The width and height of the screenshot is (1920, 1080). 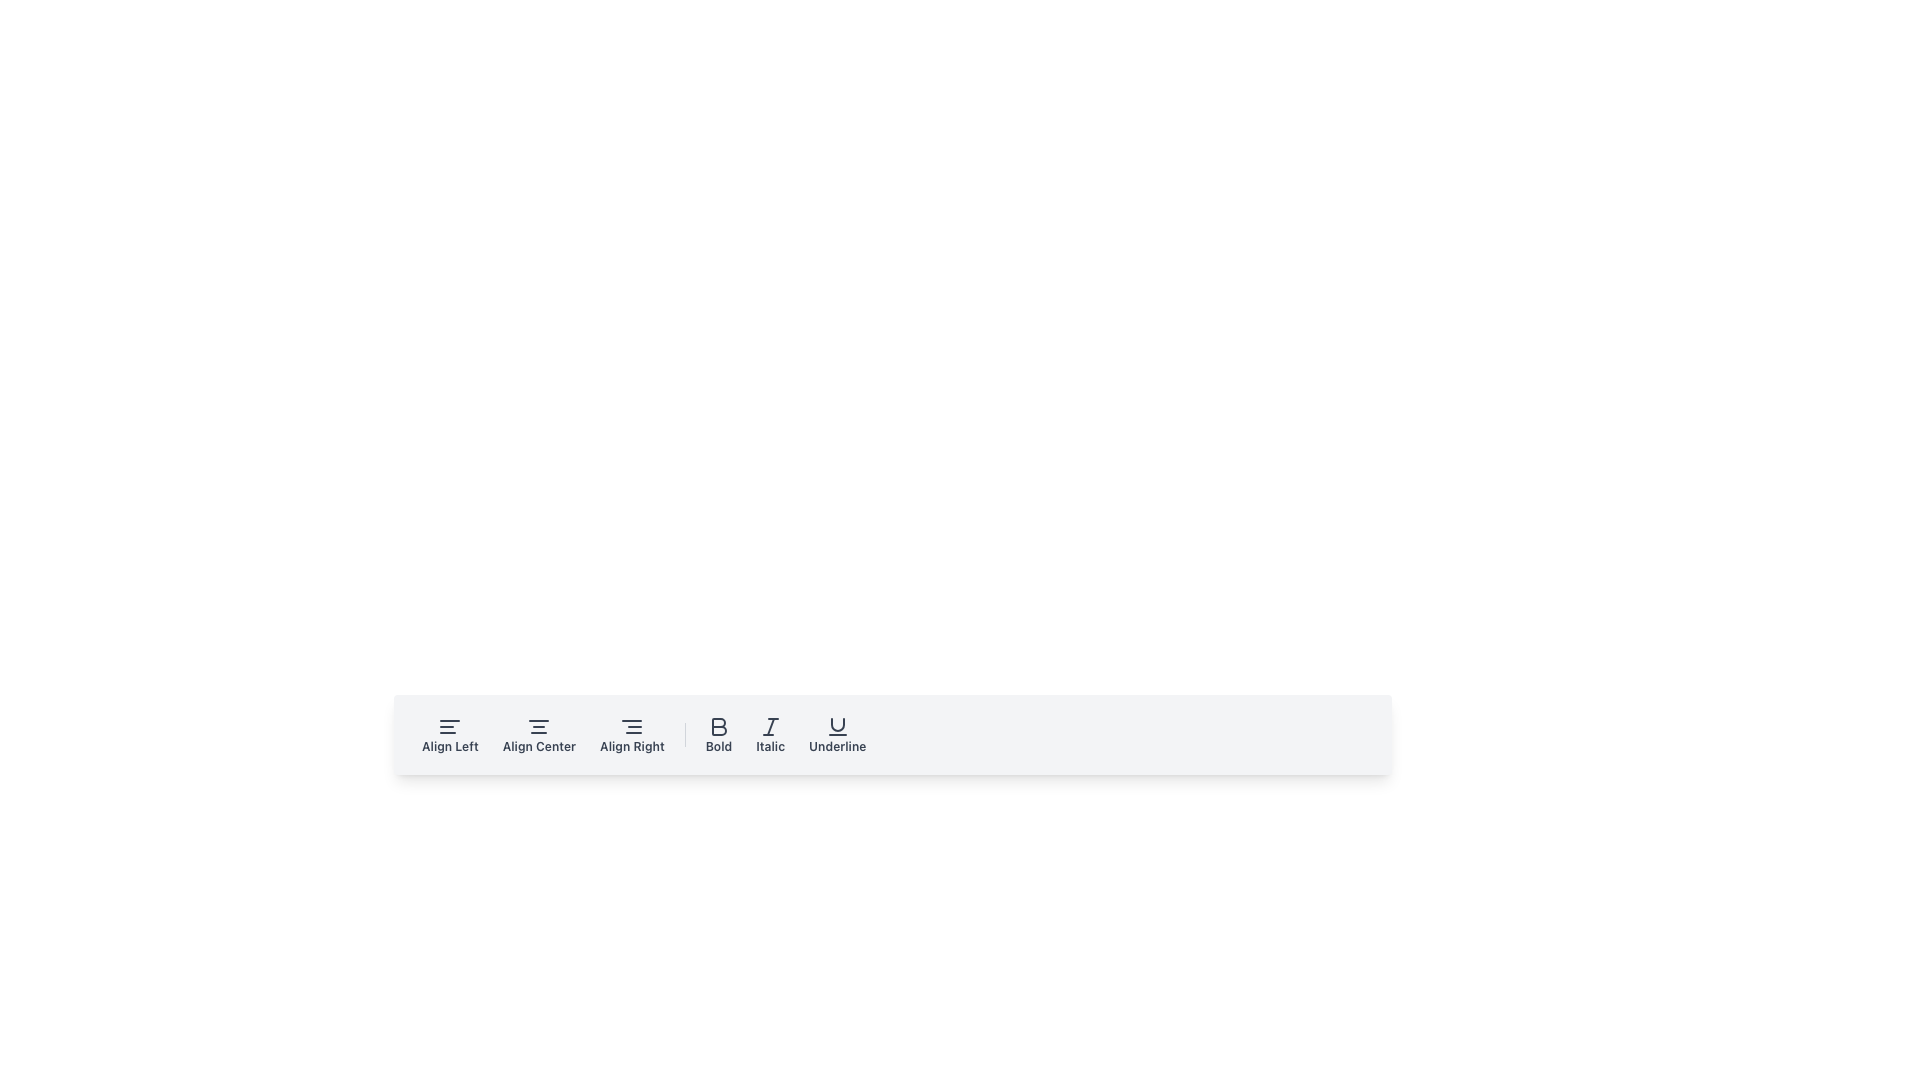 What do you see at coordinates (769, 747) in the screenshot?
I see `the text label UI component that identifies the Italic formatting option, located near the bottom bar of the layout` at bounding box center [769, 747].